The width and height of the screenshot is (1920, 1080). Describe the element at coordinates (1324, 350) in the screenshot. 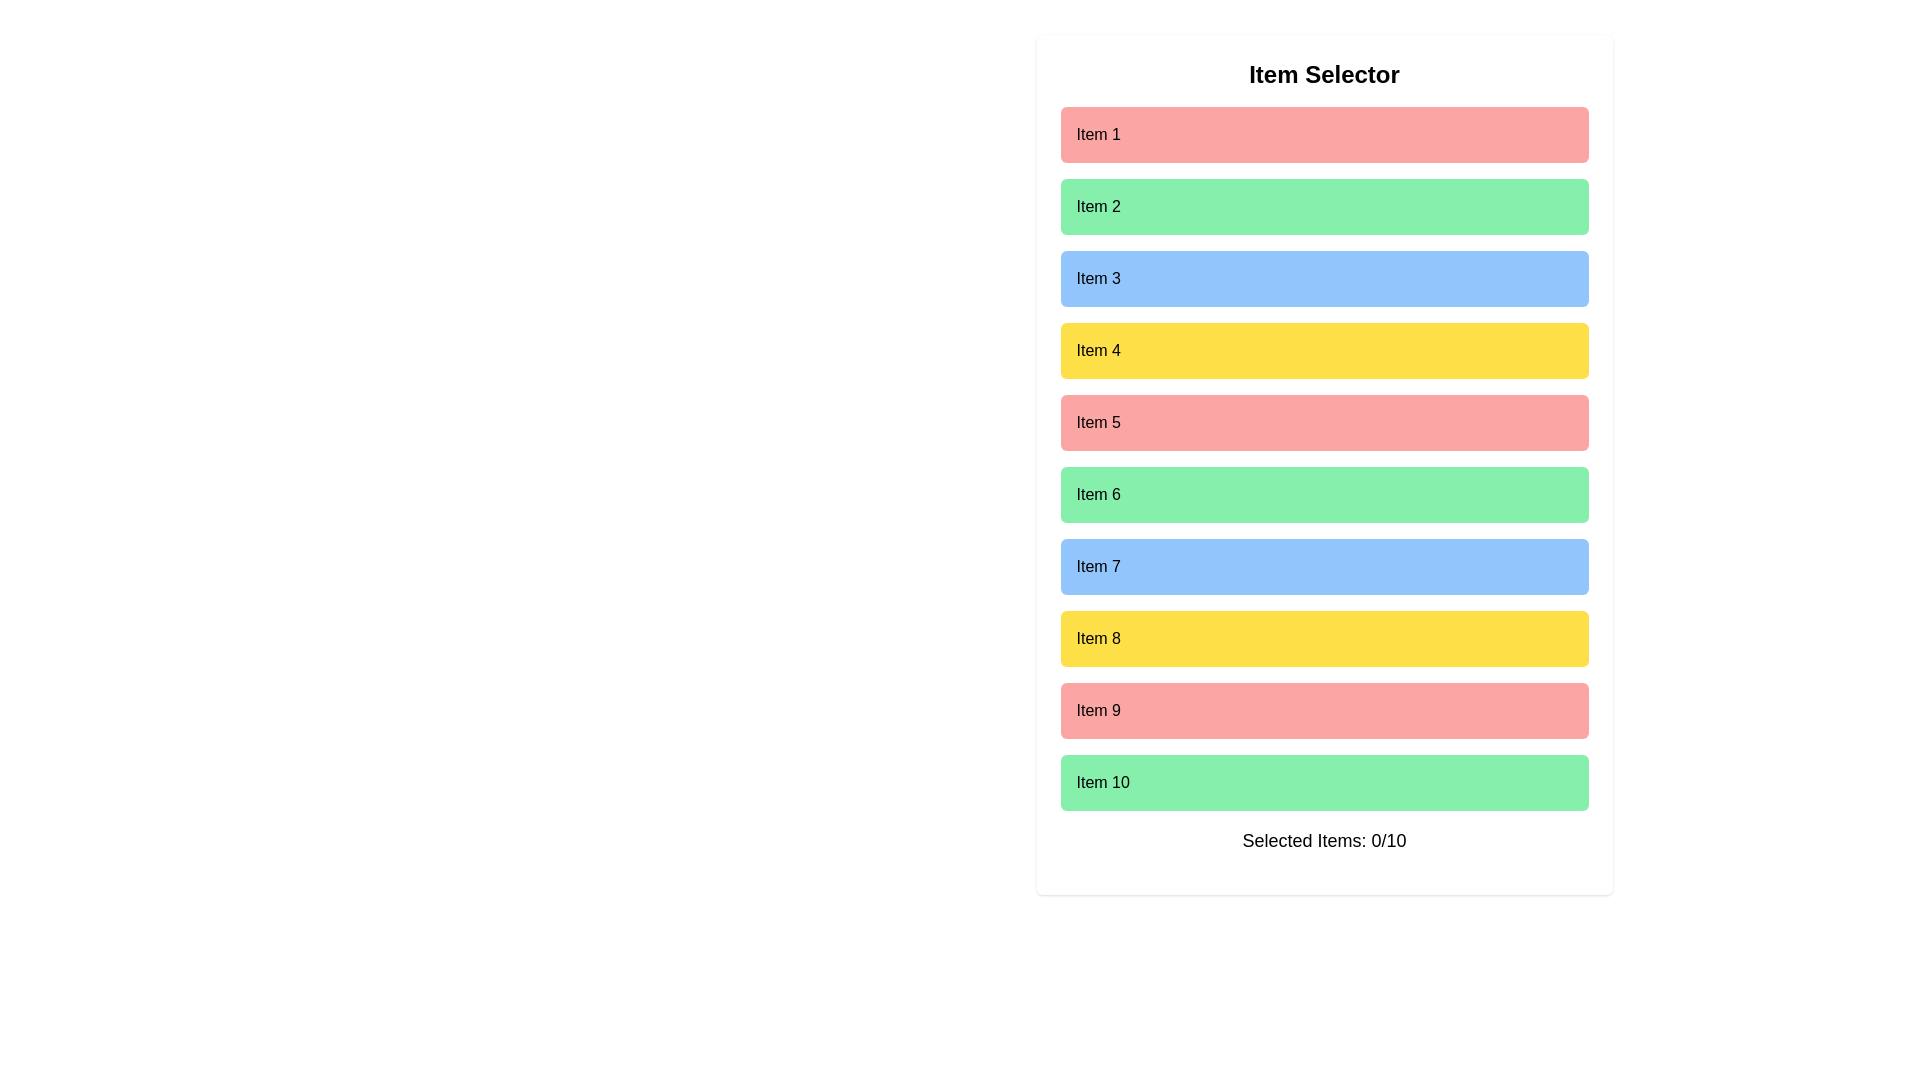

I see `the selectable 'Item 4'` at that location.